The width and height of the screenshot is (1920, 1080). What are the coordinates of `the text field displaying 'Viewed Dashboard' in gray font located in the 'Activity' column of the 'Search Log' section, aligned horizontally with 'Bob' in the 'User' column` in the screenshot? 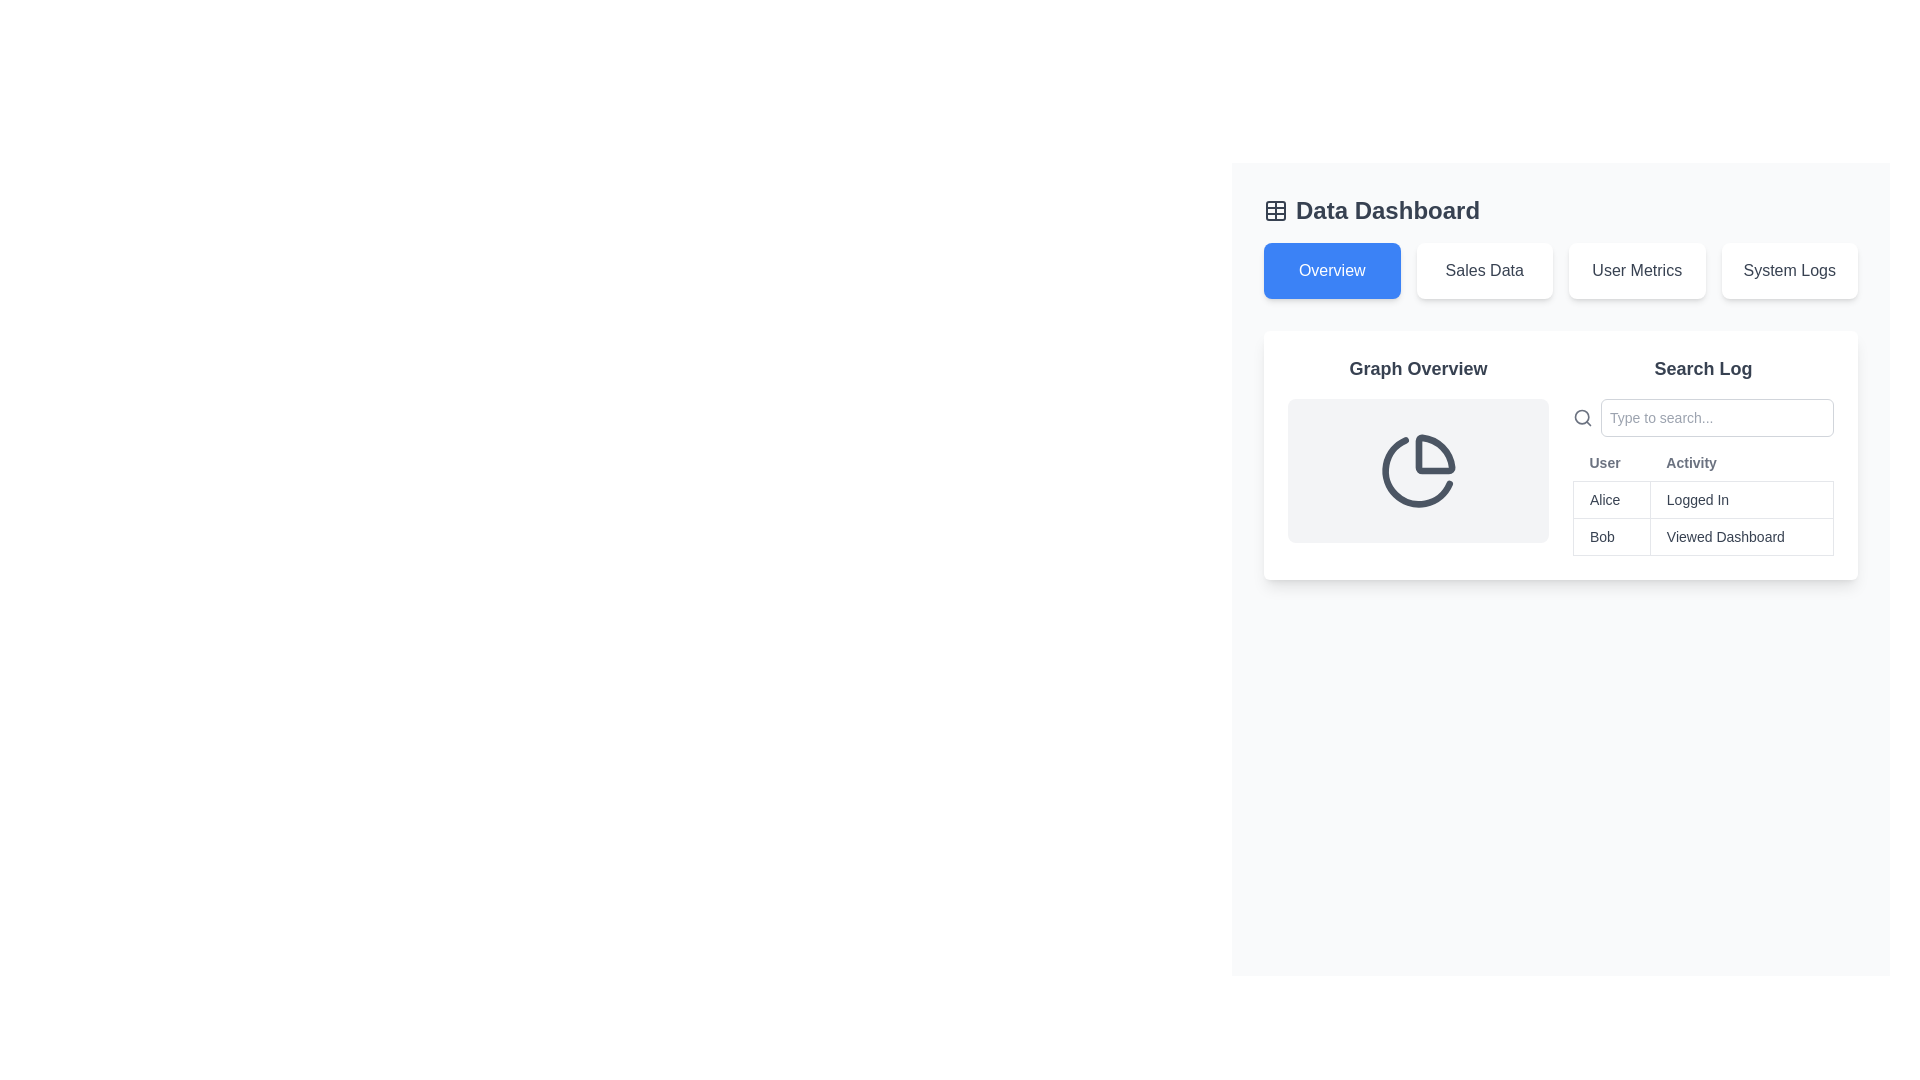 It's located at (1740, 535).